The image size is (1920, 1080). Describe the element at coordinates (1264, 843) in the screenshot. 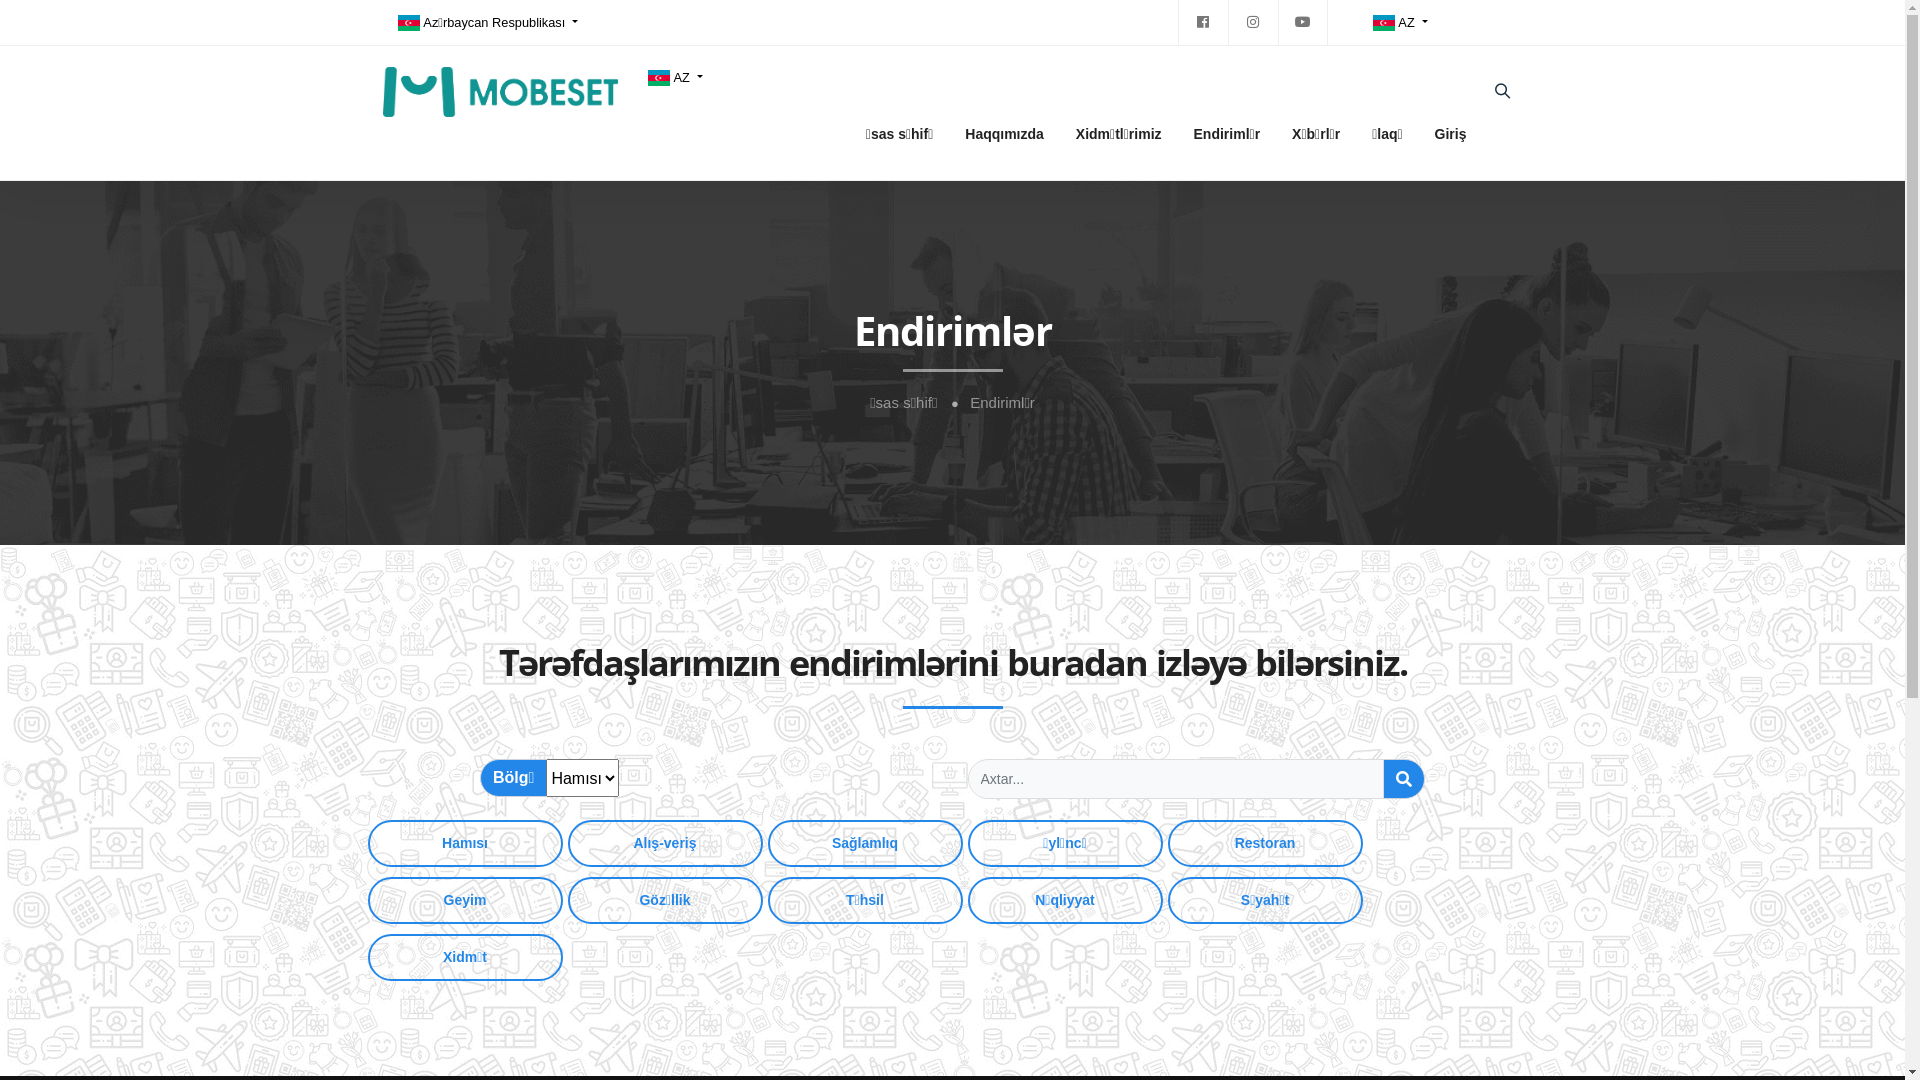

I see `'Restoran'` at that location.